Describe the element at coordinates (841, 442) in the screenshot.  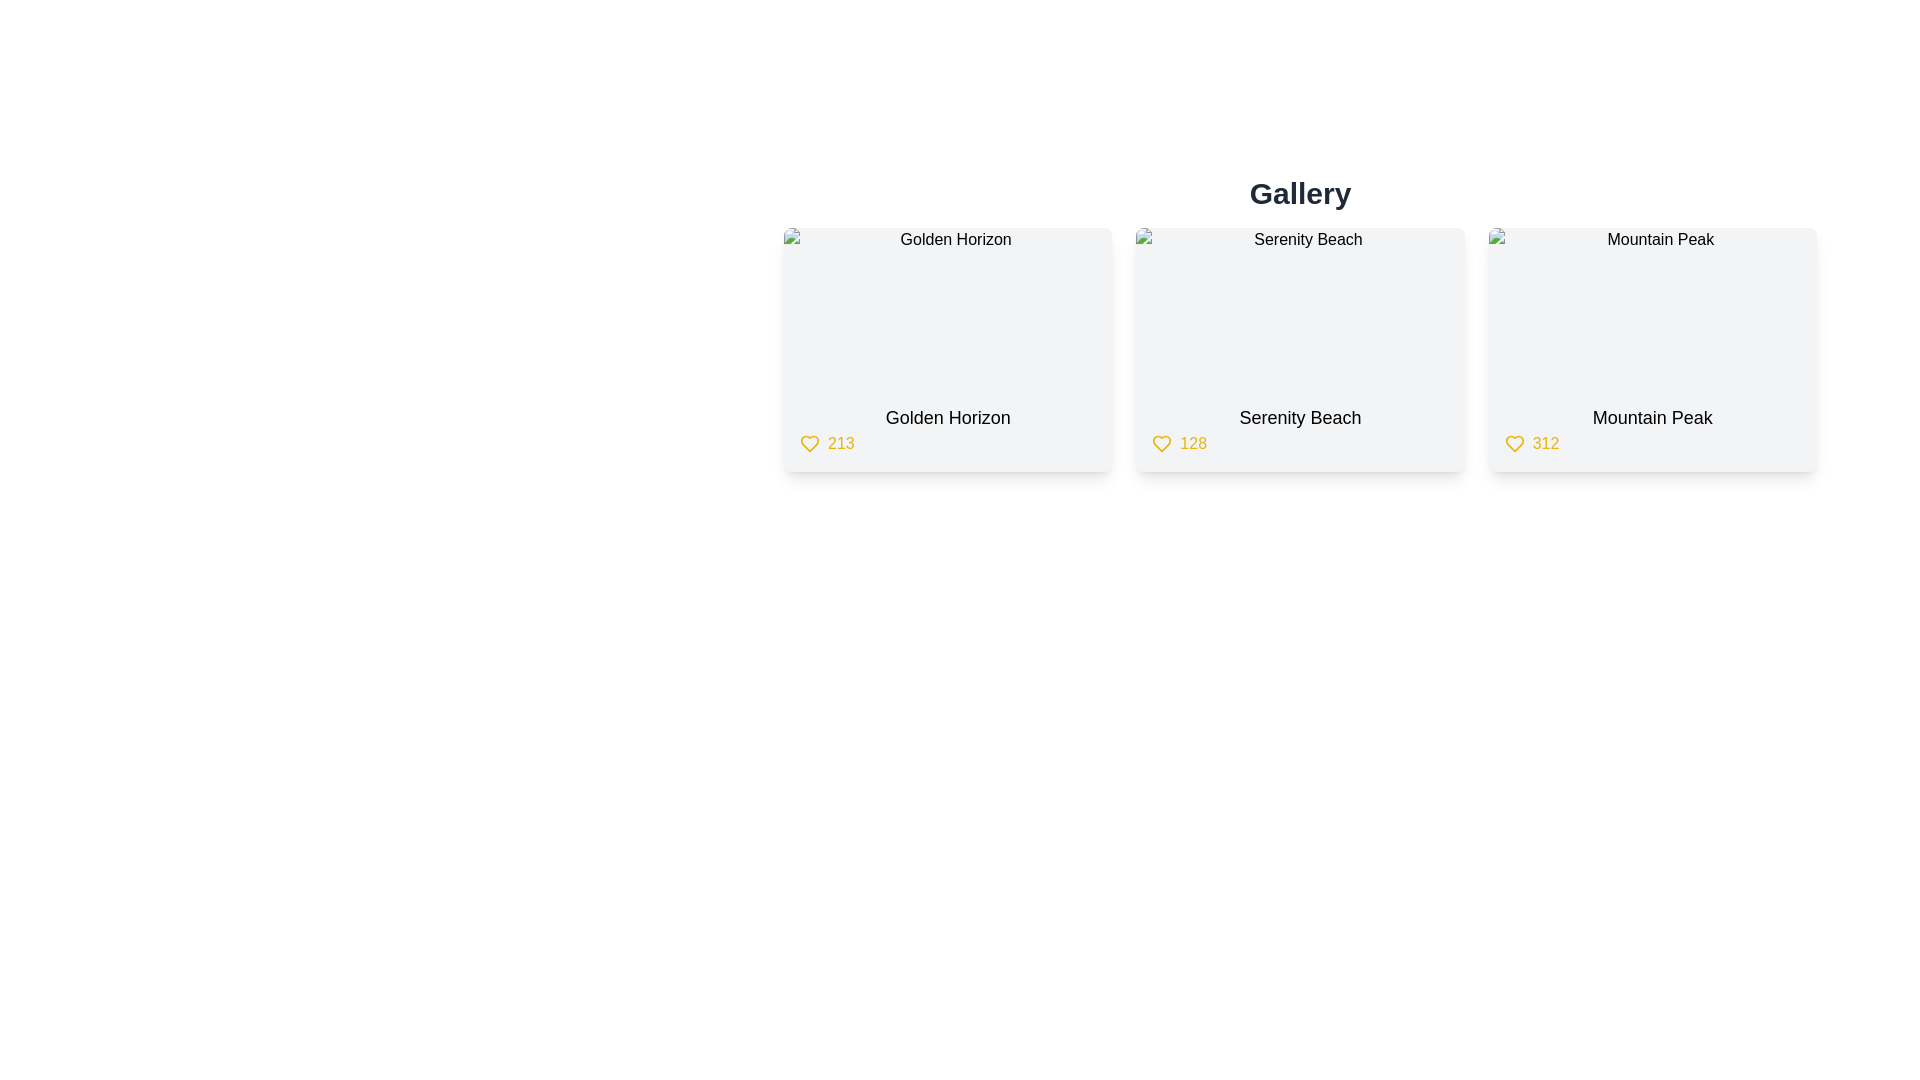
I see `displayed value of the text label showing the number 213 in yellow, located in the bottom-left corner of the 'Golden Horizon' card, next to the yellow heart icon` at that location.